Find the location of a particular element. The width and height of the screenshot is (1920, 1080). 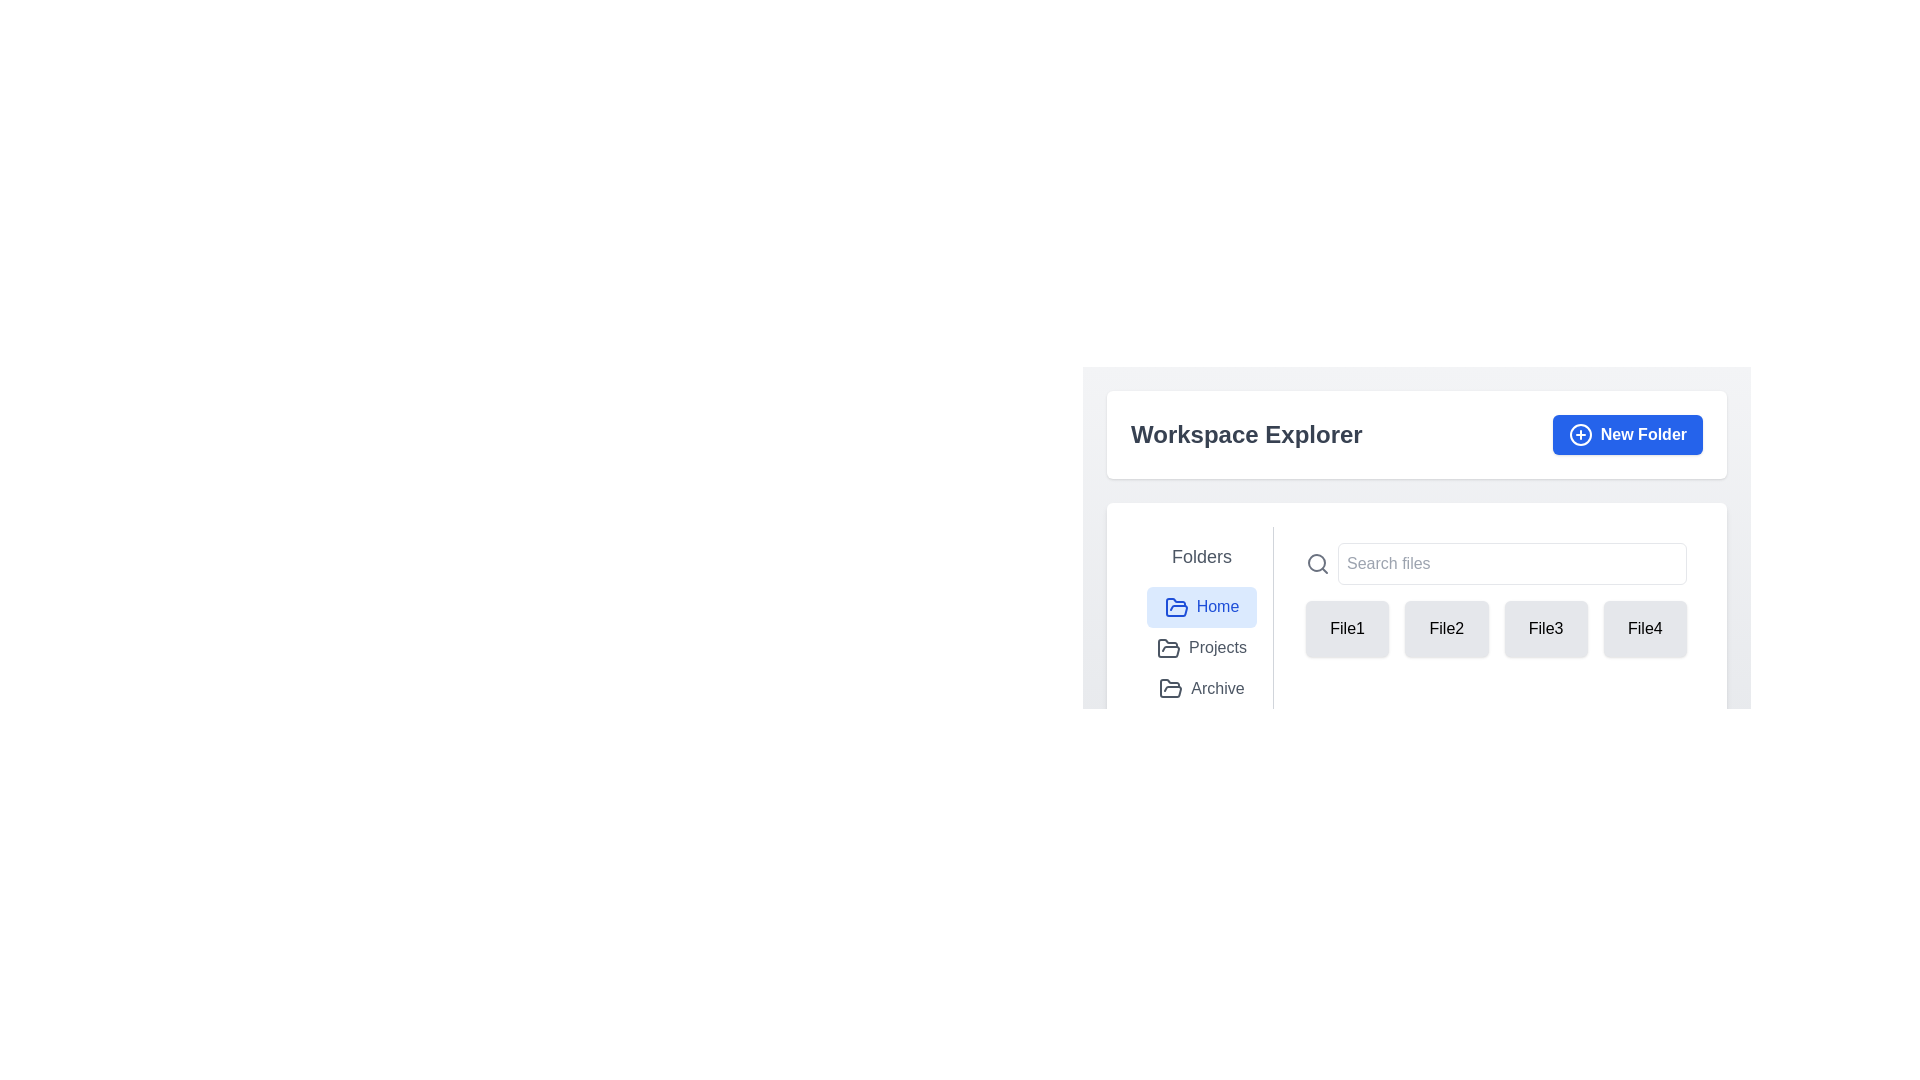

the 'Projects' navigation item with an open folder icon for visual feedback is located at coordinates (1200, 648).